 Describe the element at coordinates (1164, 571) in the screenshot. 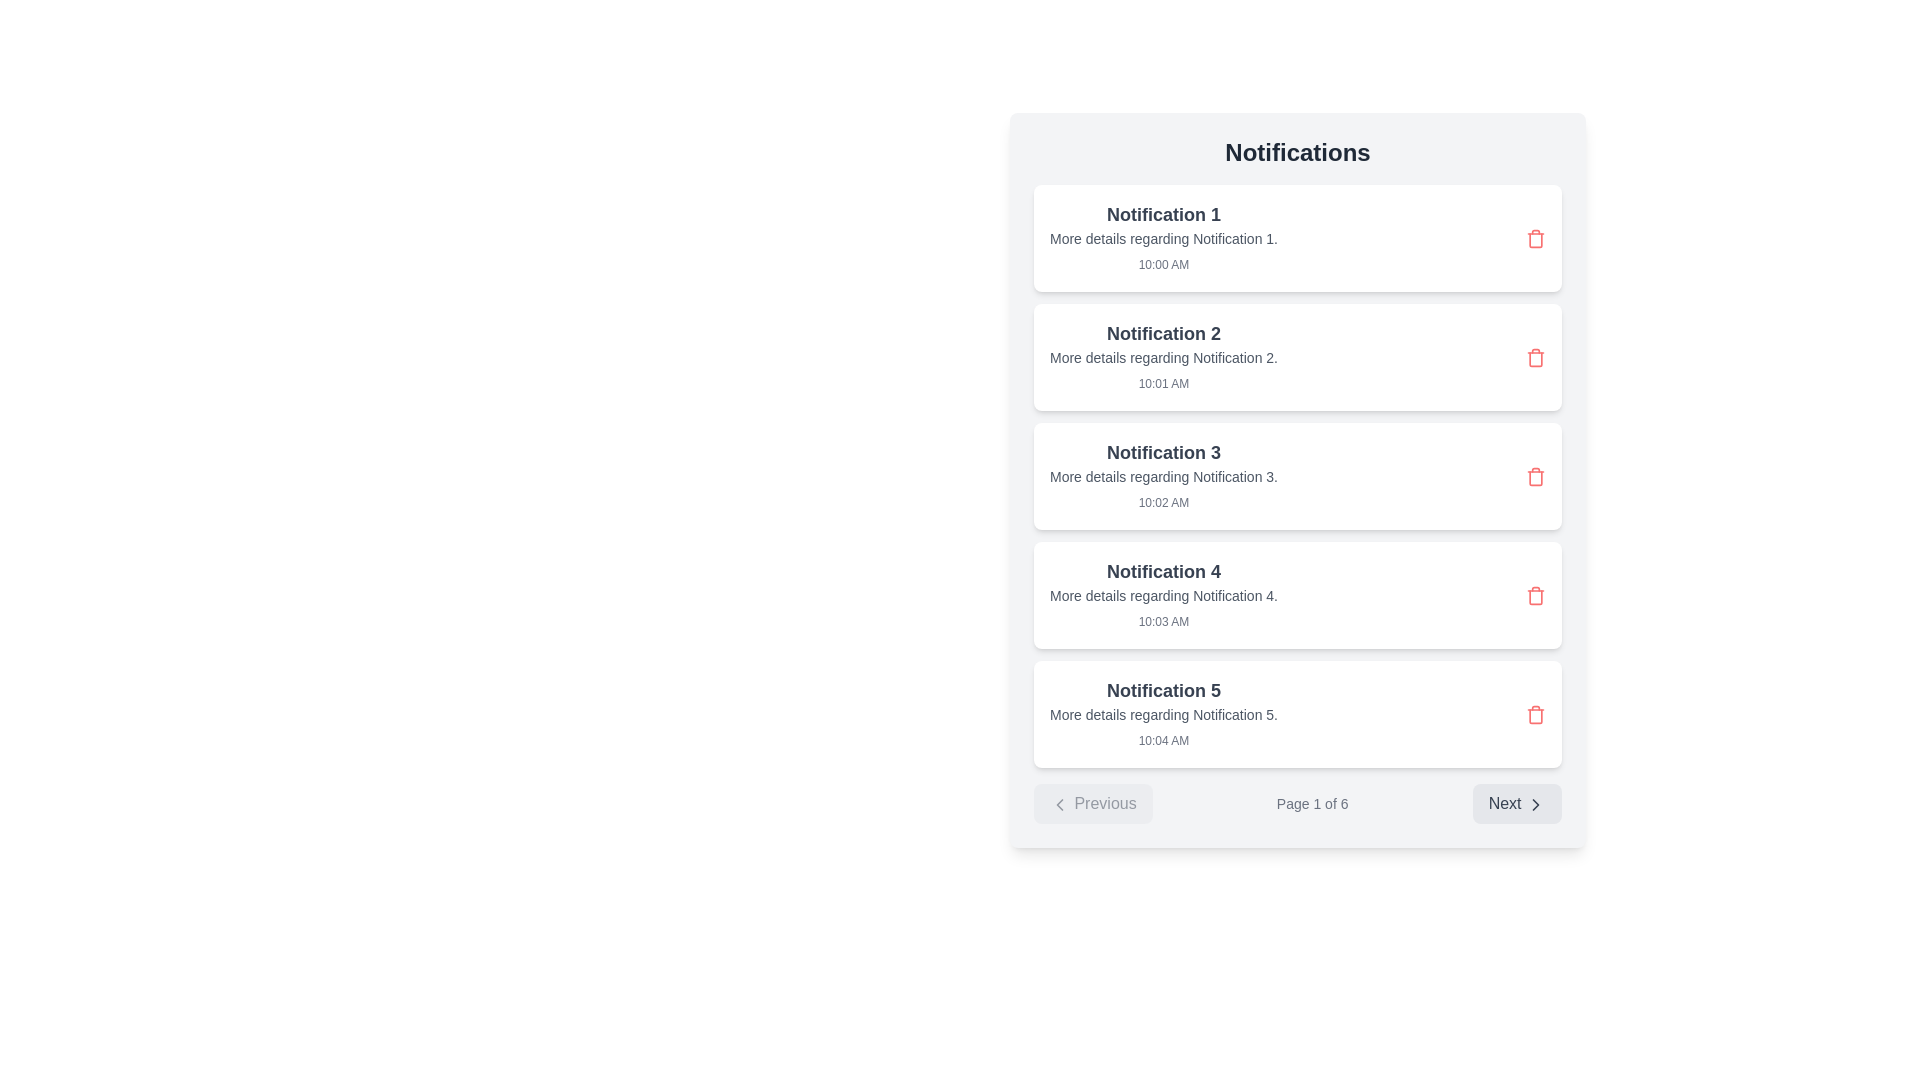

I see `the text label that displays 'Notification 4', which is styled with a large, bold font in dark gray color and is positioned within the fourth item of a vertical list of notifications` at that location.